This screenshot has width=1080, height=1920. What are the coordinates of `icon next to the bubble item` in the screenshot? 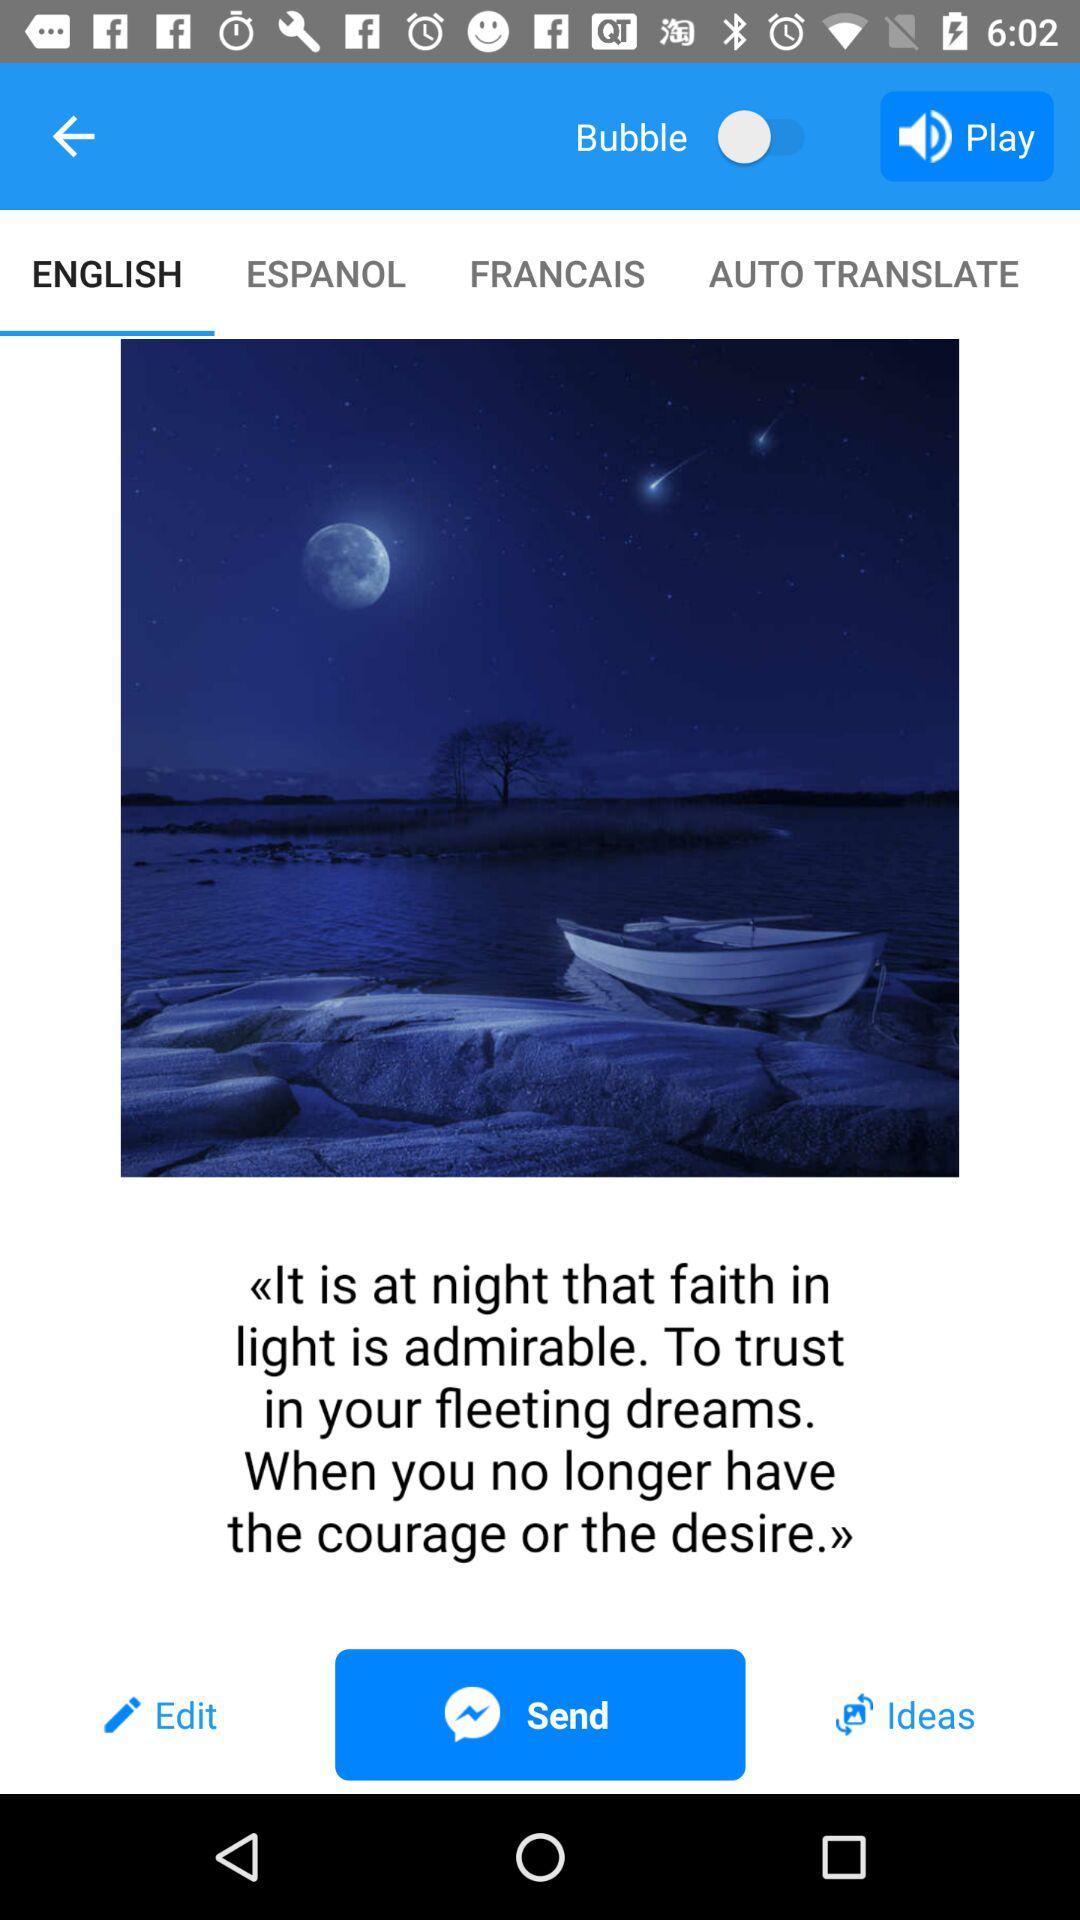 It's located at (770, 135).